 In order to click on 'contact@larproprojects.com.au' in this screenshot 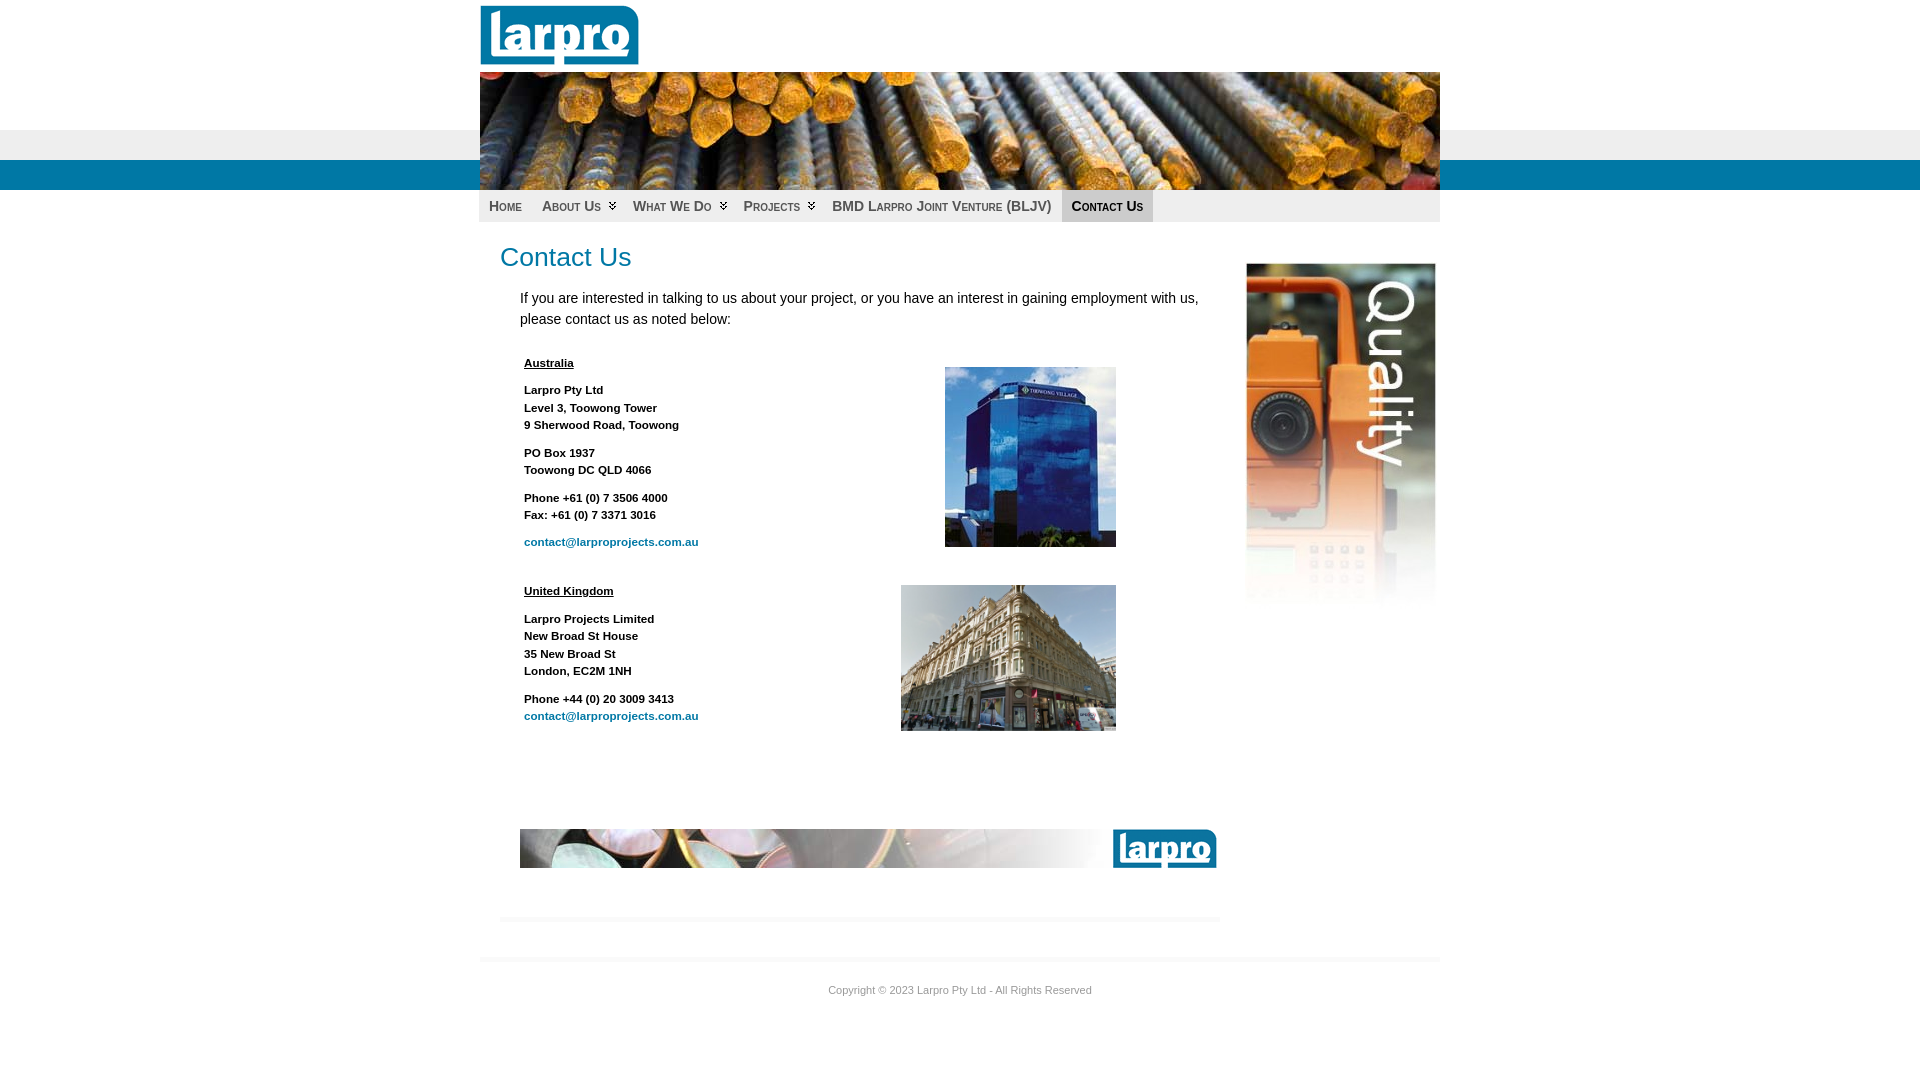, I will do `click(523, 541)`.